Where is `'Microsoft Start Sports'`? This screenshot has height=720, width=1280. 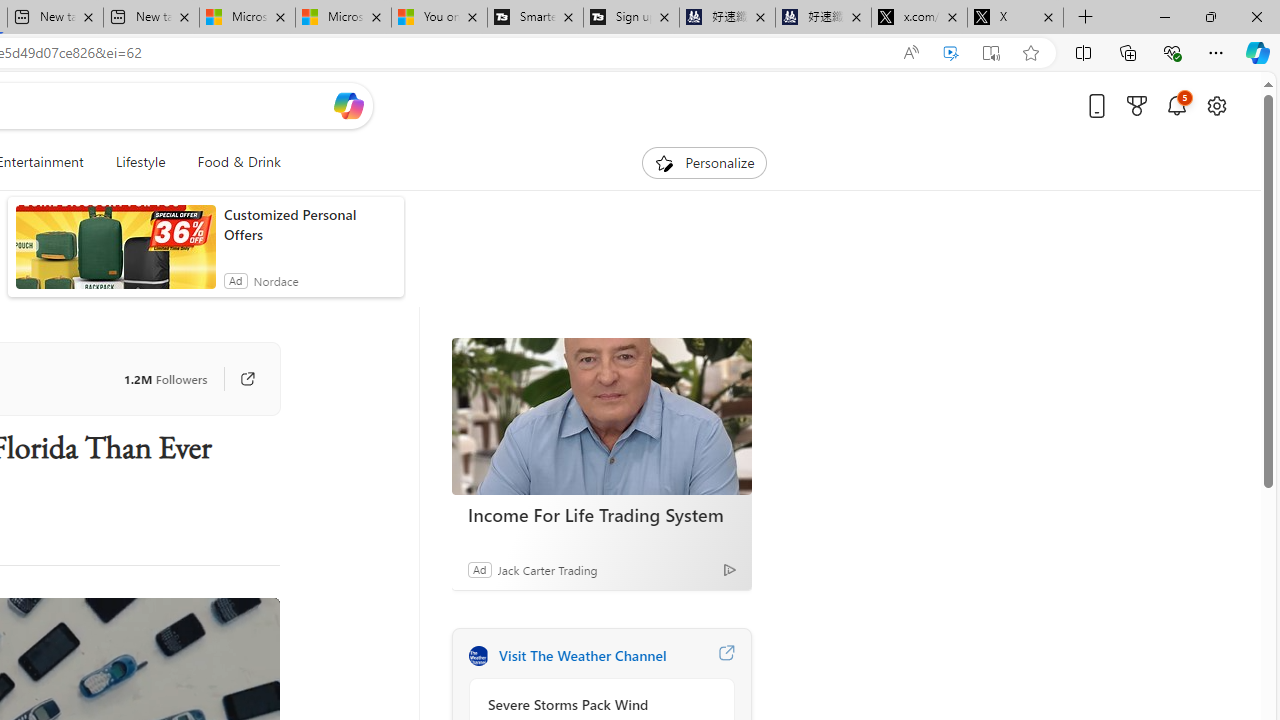
'Microsoft Start Sports' is located at coordinates (246, 17).